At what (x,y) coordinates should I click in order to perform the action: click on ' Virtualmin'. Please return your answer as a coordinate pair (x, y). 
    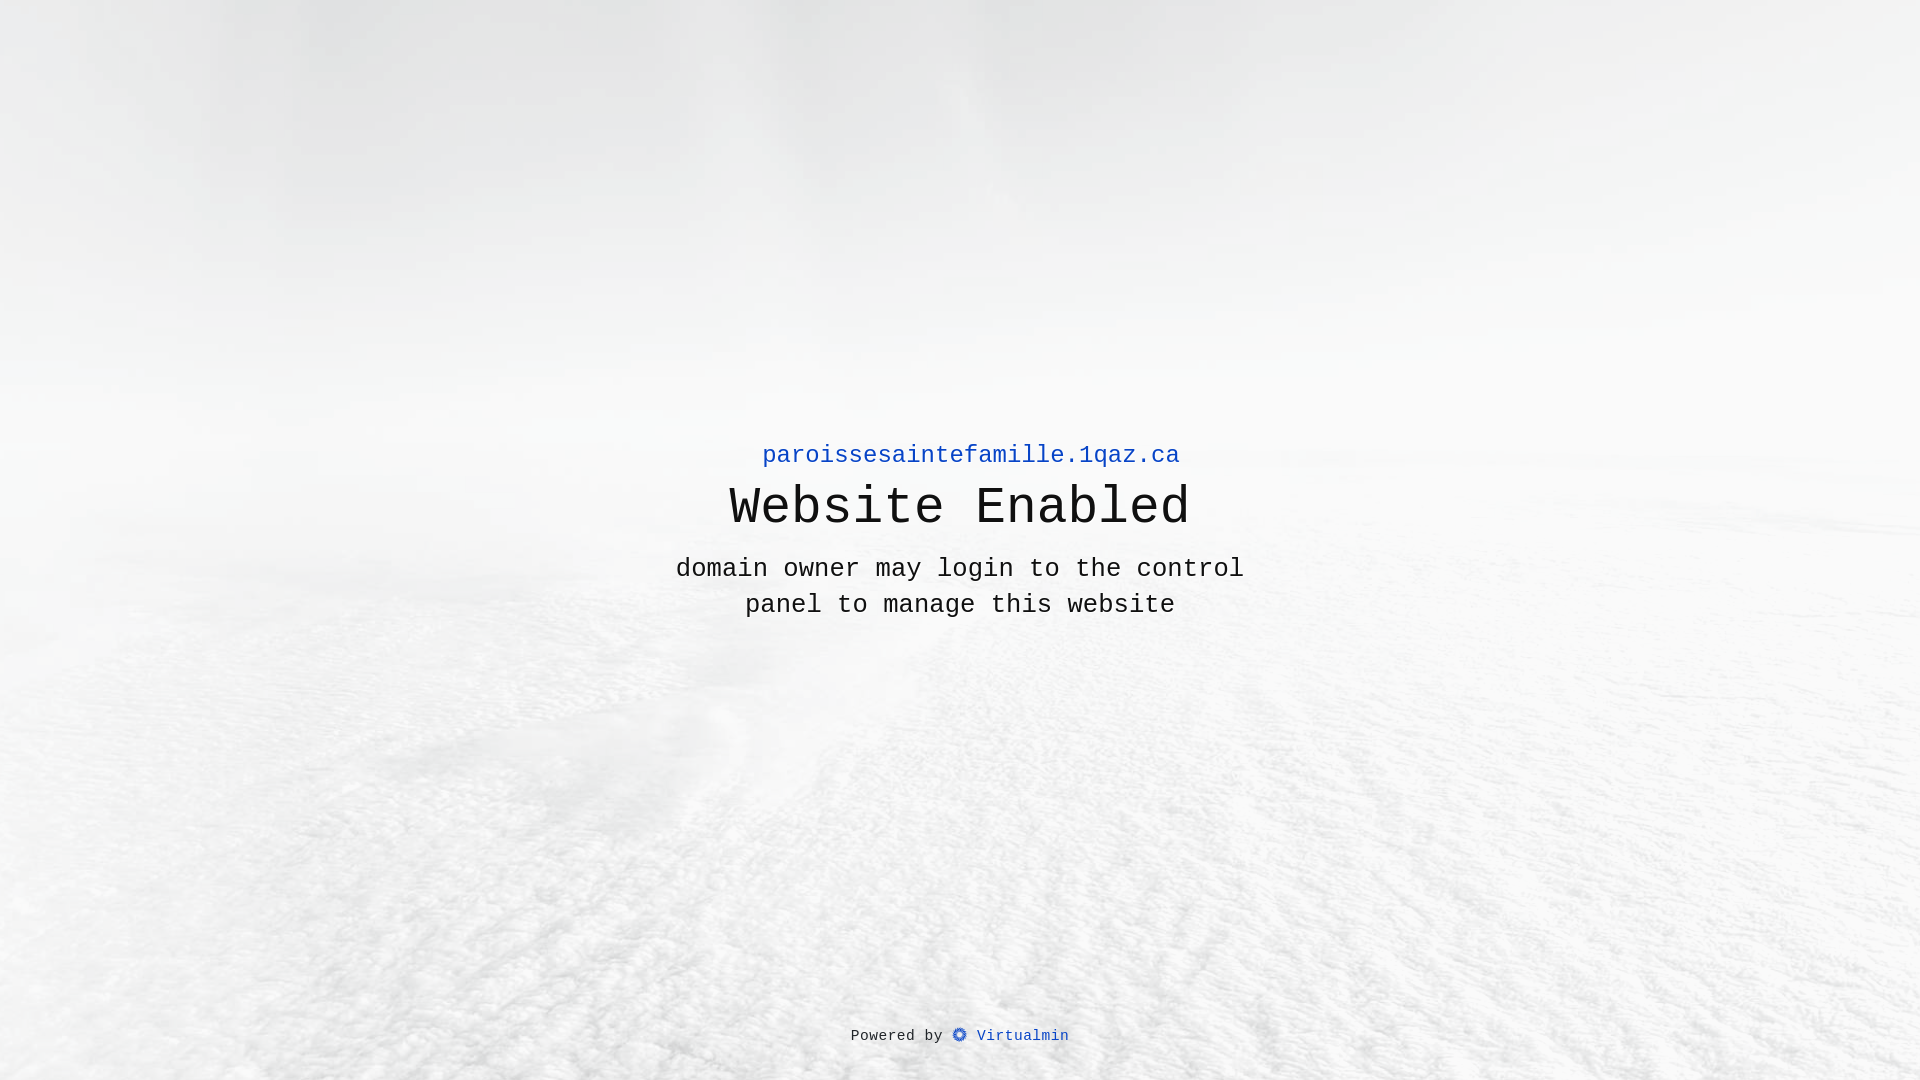
    Looking at the image, I should click on (1010, 1036).